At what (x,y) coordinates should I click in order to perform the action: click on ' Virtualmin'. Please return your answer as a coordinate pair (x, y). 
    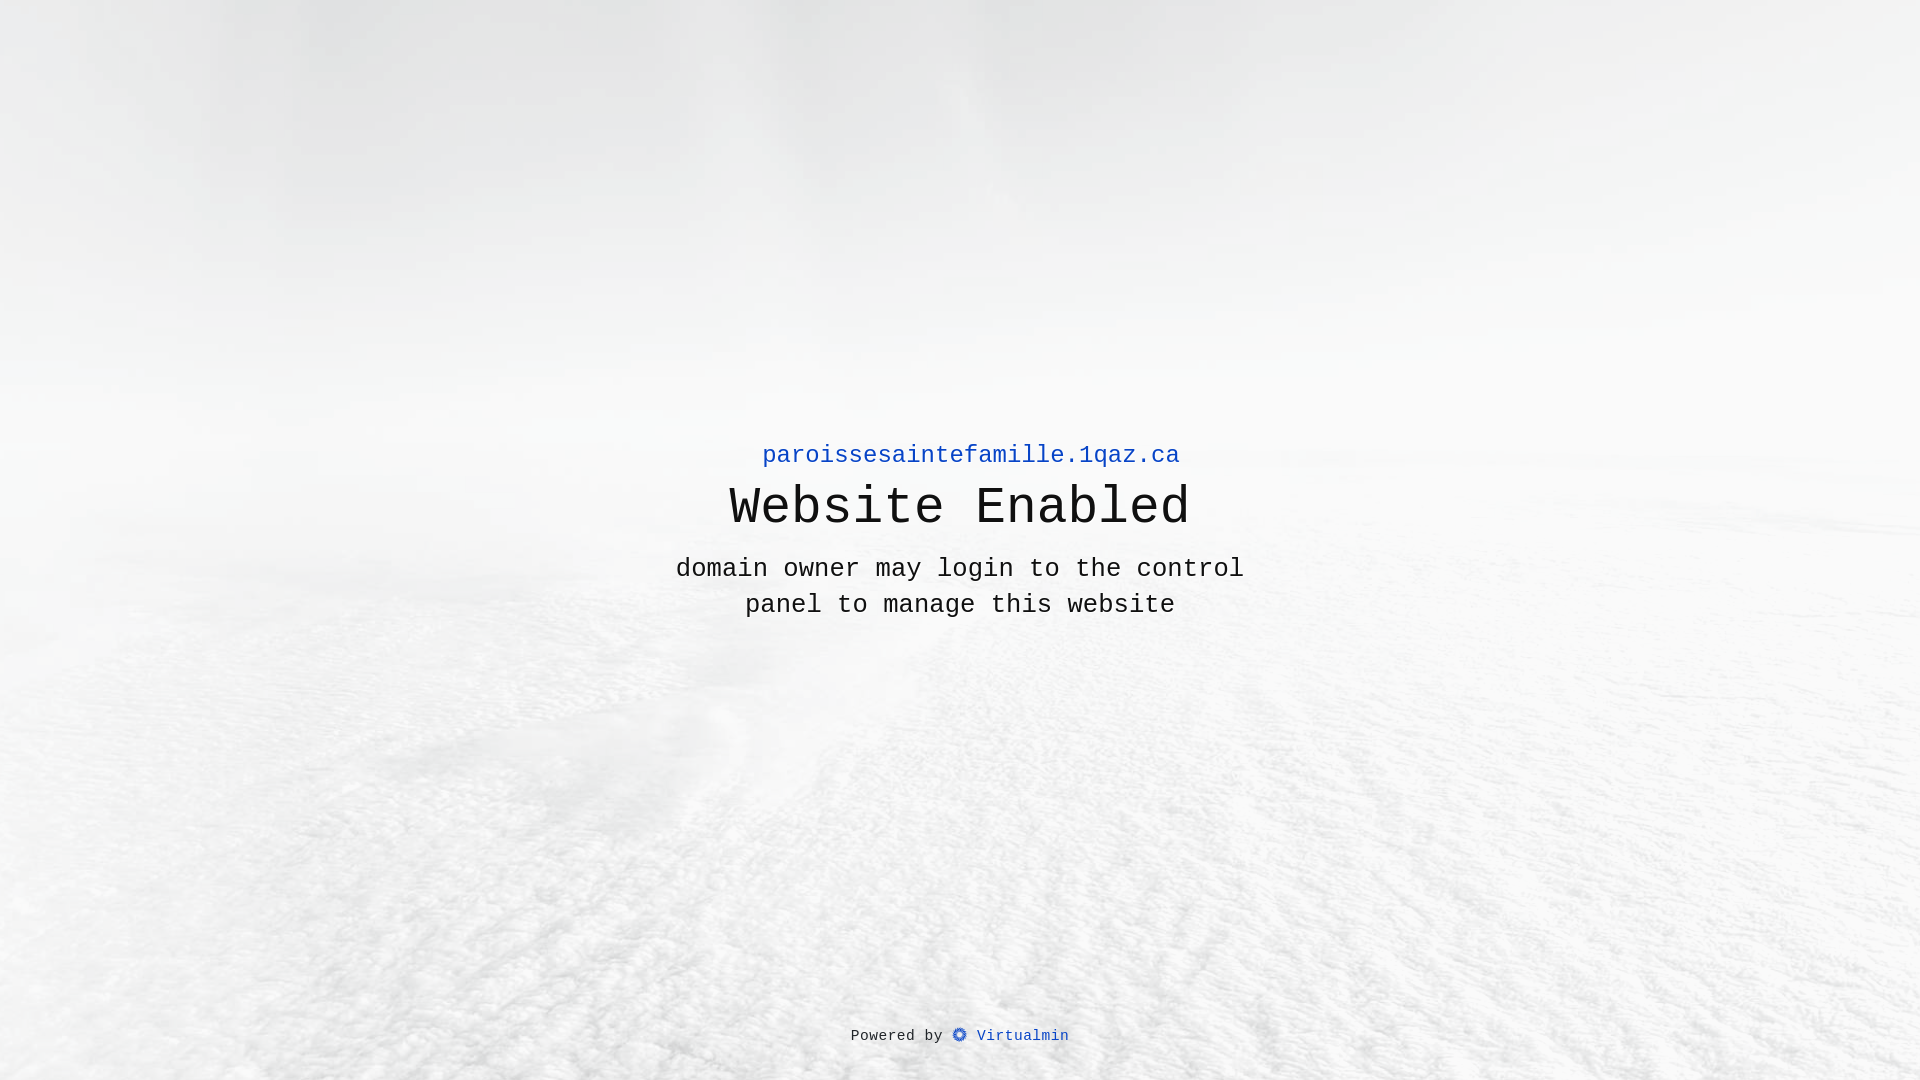
    Looking at the image, I should click on (1010, 1036).